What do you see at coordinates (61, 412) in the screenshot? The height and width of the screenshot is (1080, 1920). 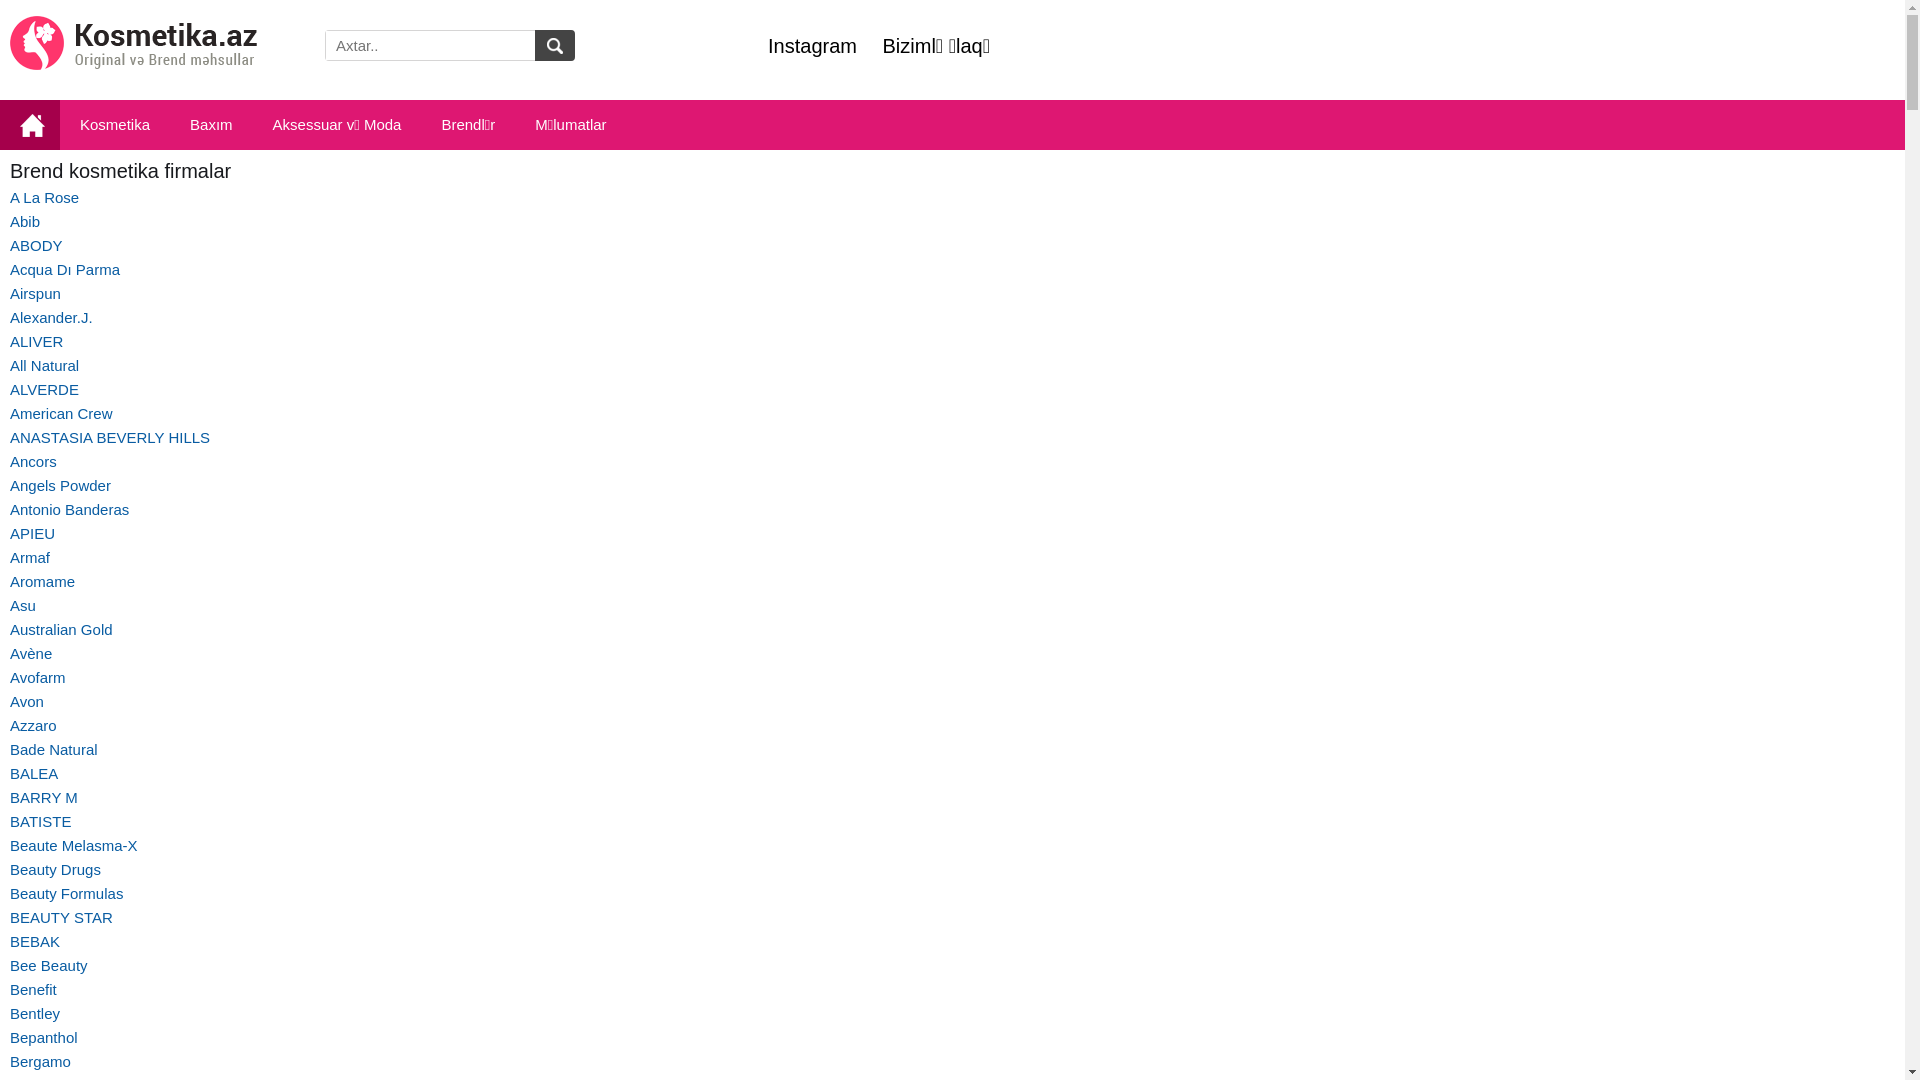 I see `'American Crew'` at bounding box center [61, 412].